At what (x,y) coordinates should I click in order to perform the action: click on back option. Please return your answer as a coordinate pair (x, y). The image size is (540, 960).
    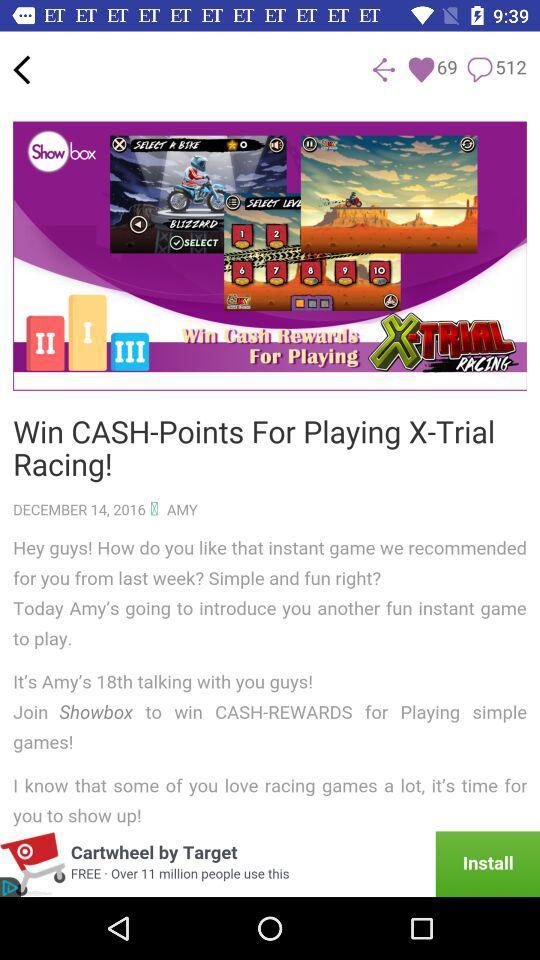
    Looking at the image, I should click on (20, 69).